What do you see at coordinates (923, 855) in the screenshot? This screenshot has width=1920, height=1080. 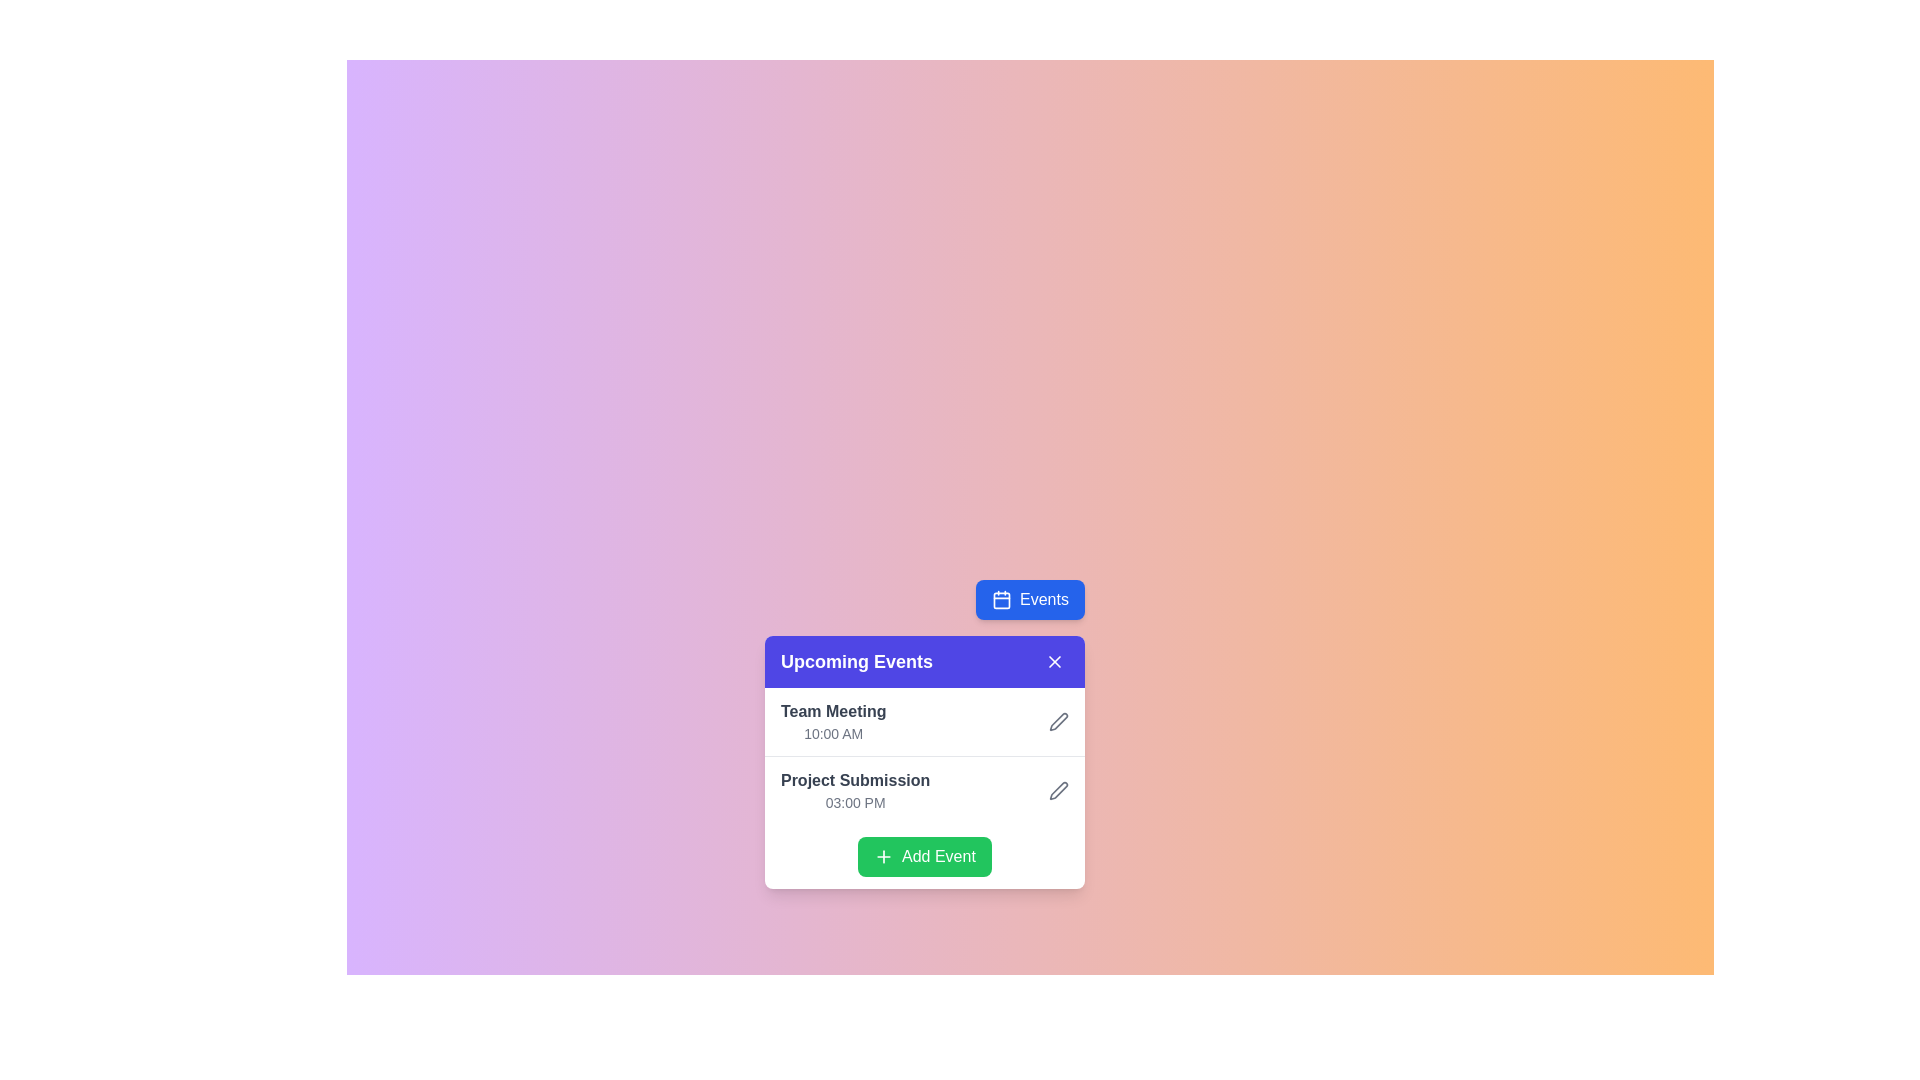 I see `the 'Add Event' button located at the bottom of the 'Upcoming Events' panel` at bounding box center [923, 855].